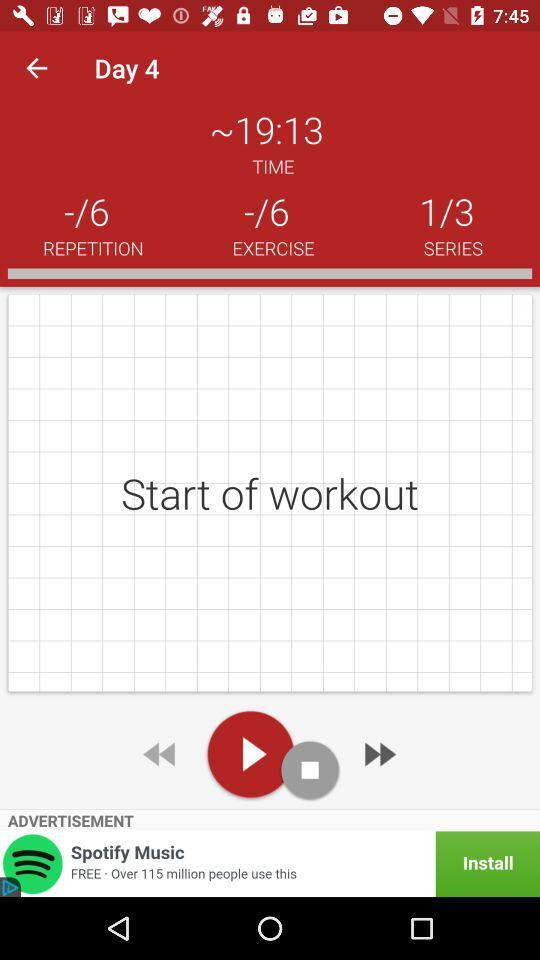 This screenshot has width=540, height=960. What do you see at coordinates (250, 753) in the screenshot?
I see `play` at bounding box center [250, 753].